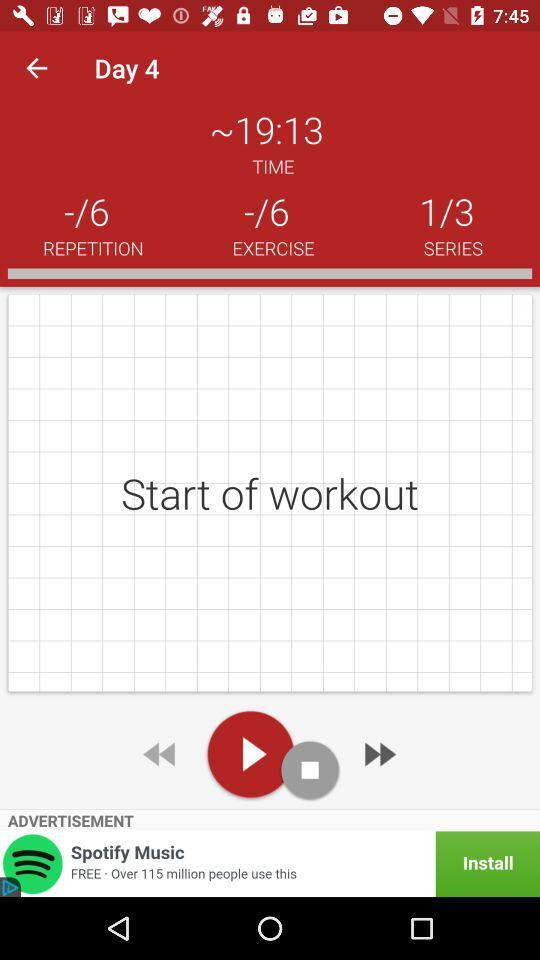 This screenshot has width=540, height=960. What do you see at coordinates (250, 753) in the screenshot?
I see `play` at bounding box center [250, 753].